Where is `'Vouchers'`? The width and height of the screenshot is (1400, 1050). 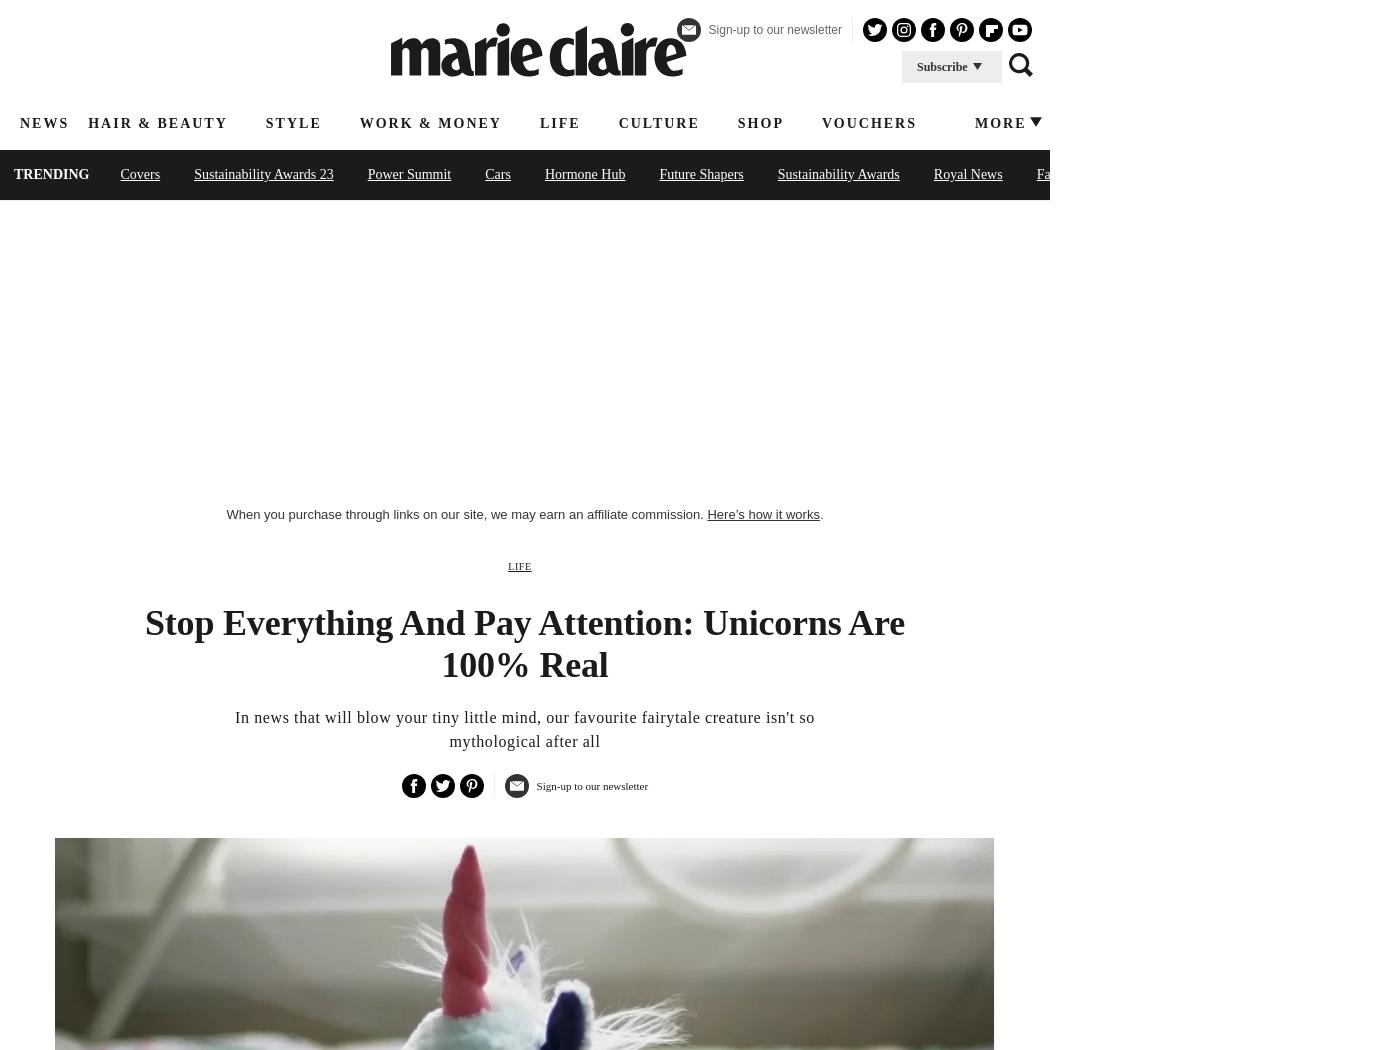 'Vouchers' is located at coordinates (868, 122).